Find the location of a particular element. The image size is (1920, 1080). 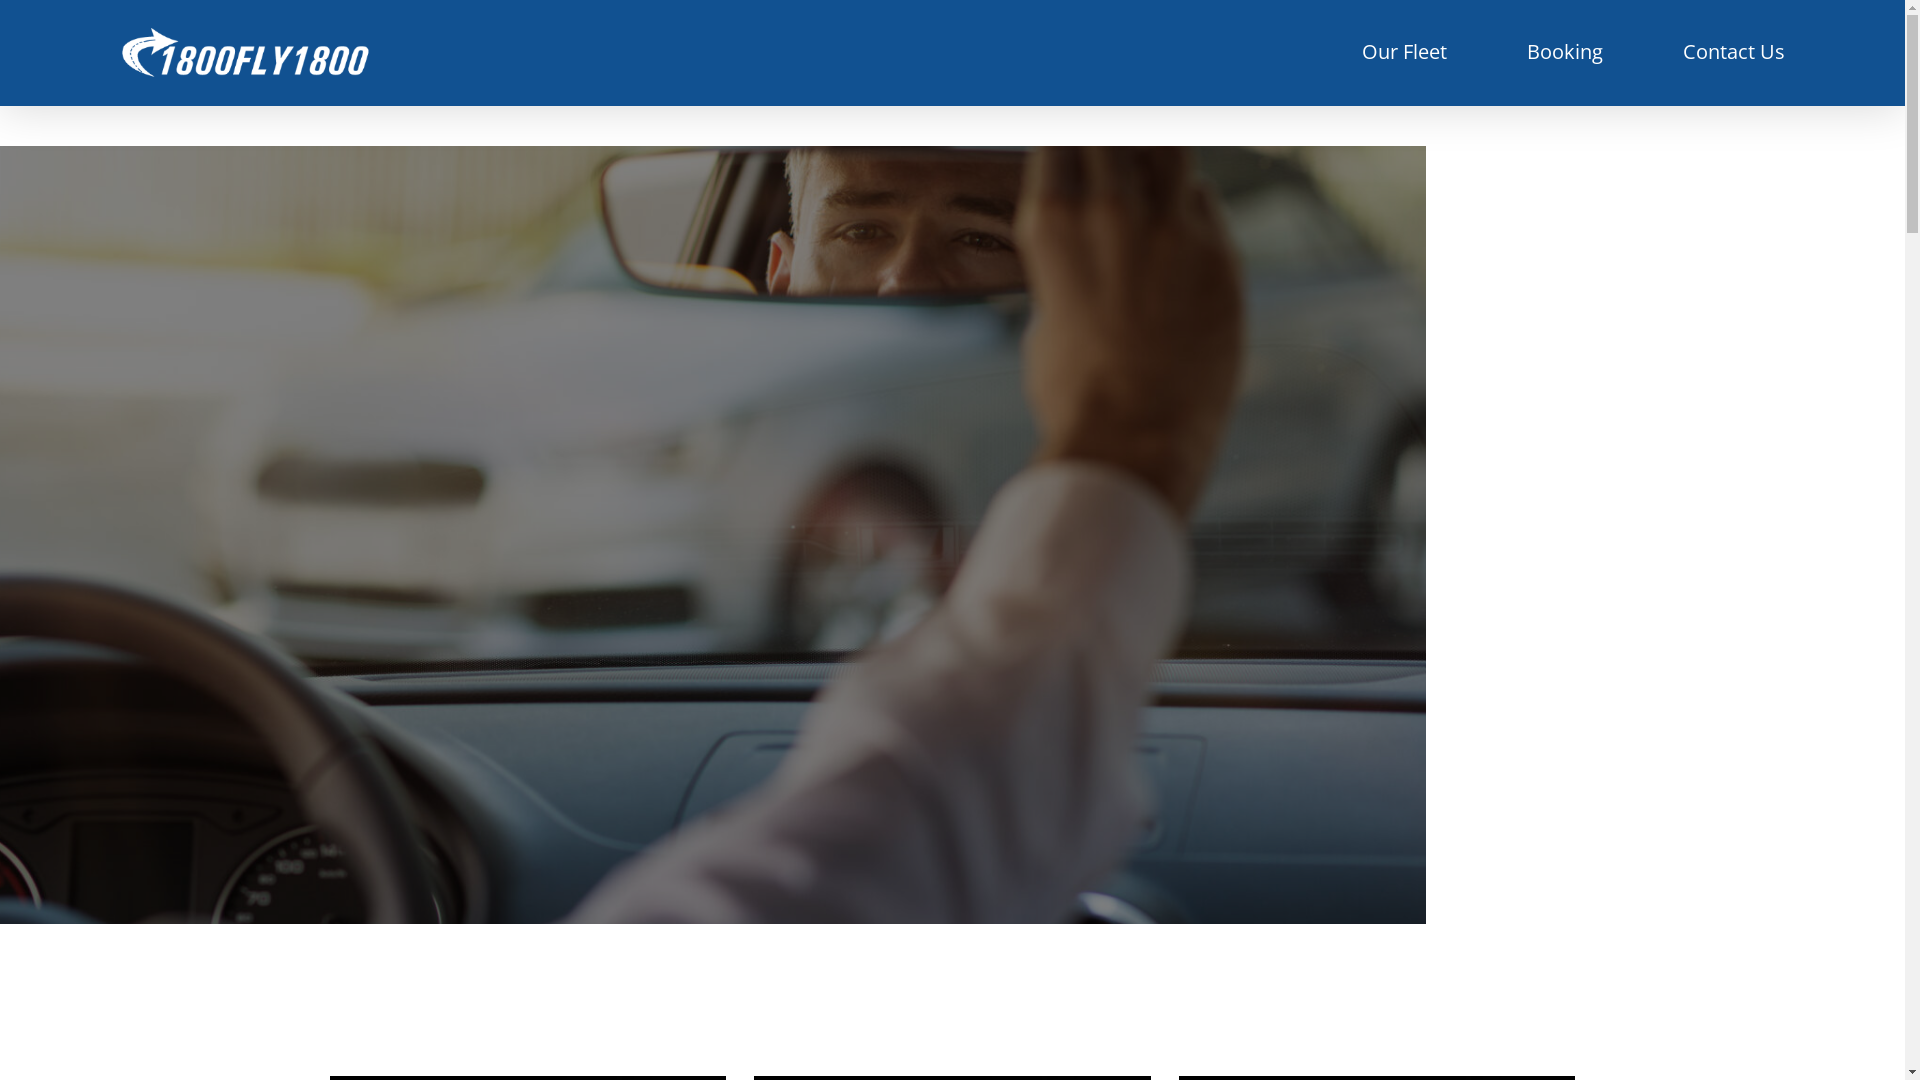

'Our Fleet' is located at coordinates (1361, 52).